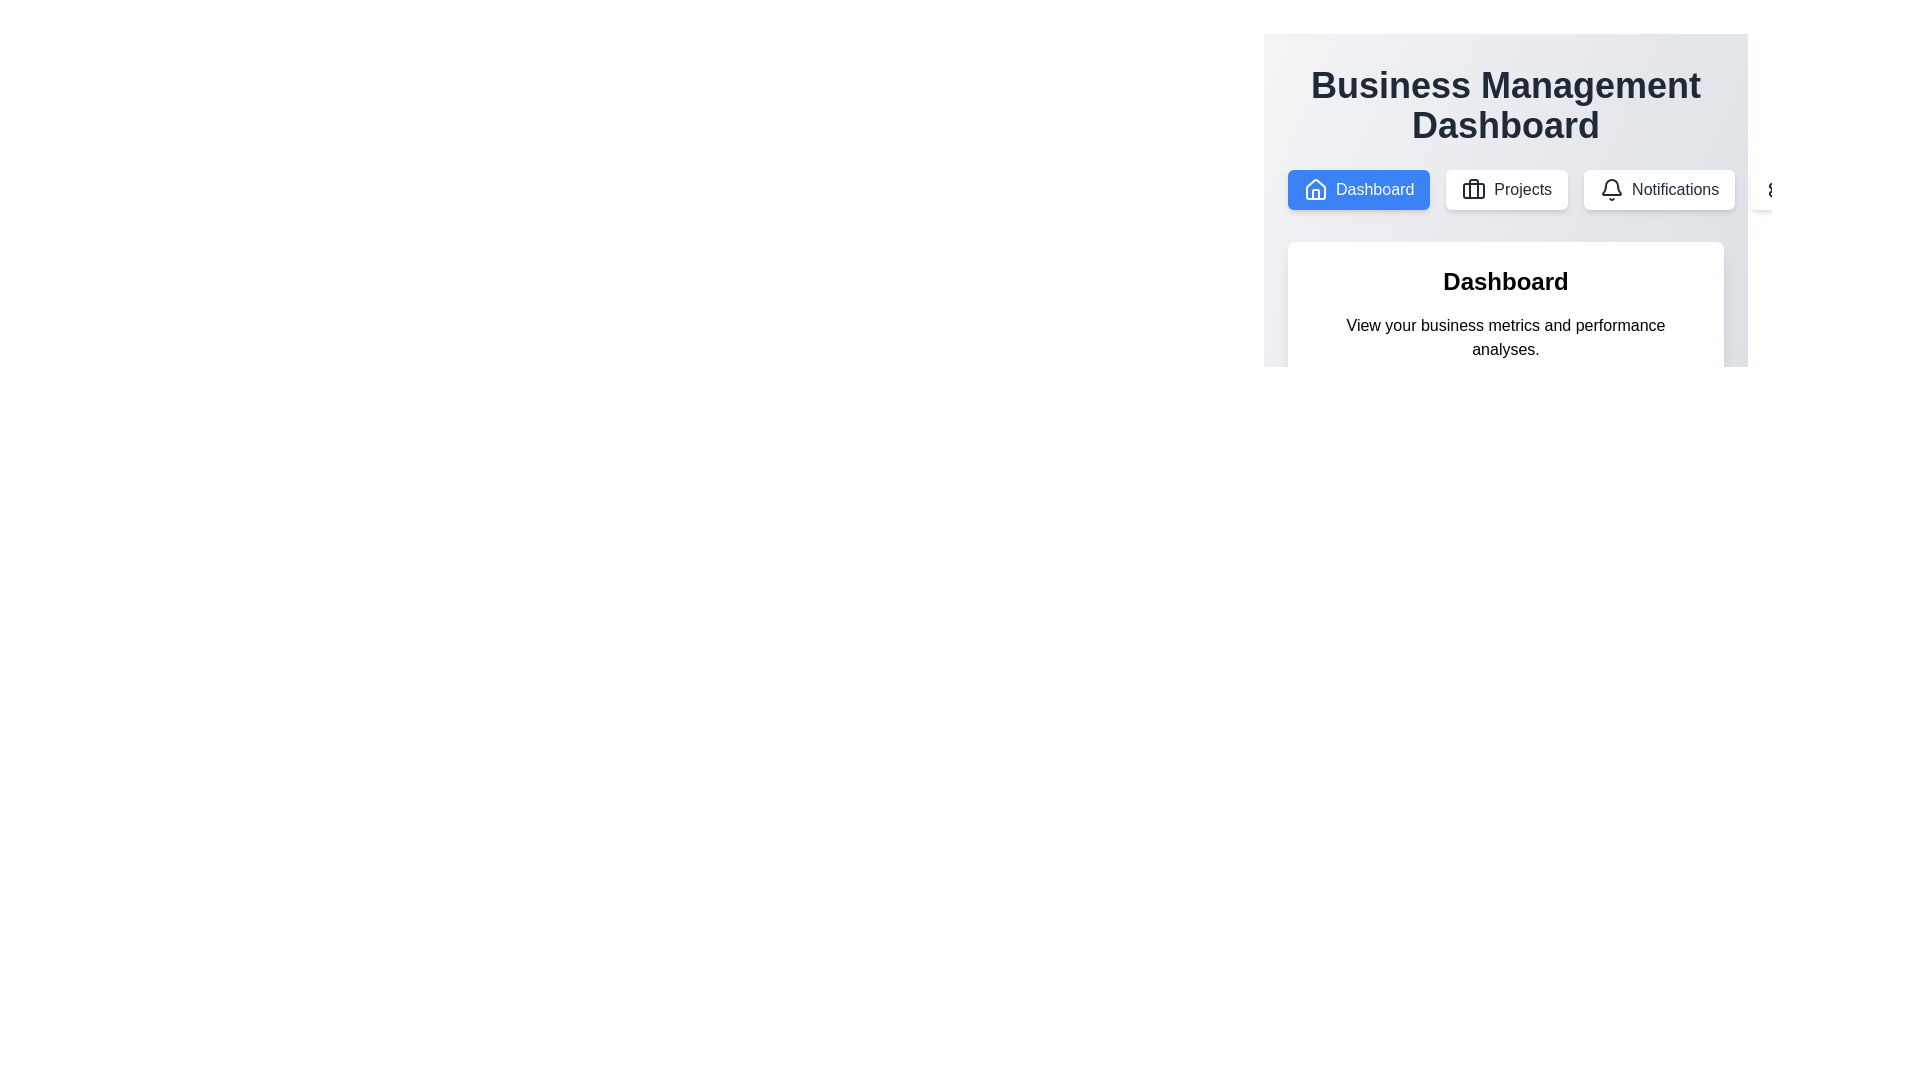 The height and width of the screenshot is (1080, 1920). I want to click on the vertical line segment within the SVG that forms part of the briefcase-shaped icon, which is centrally aligned within the icon's design, so click(1474, 189).